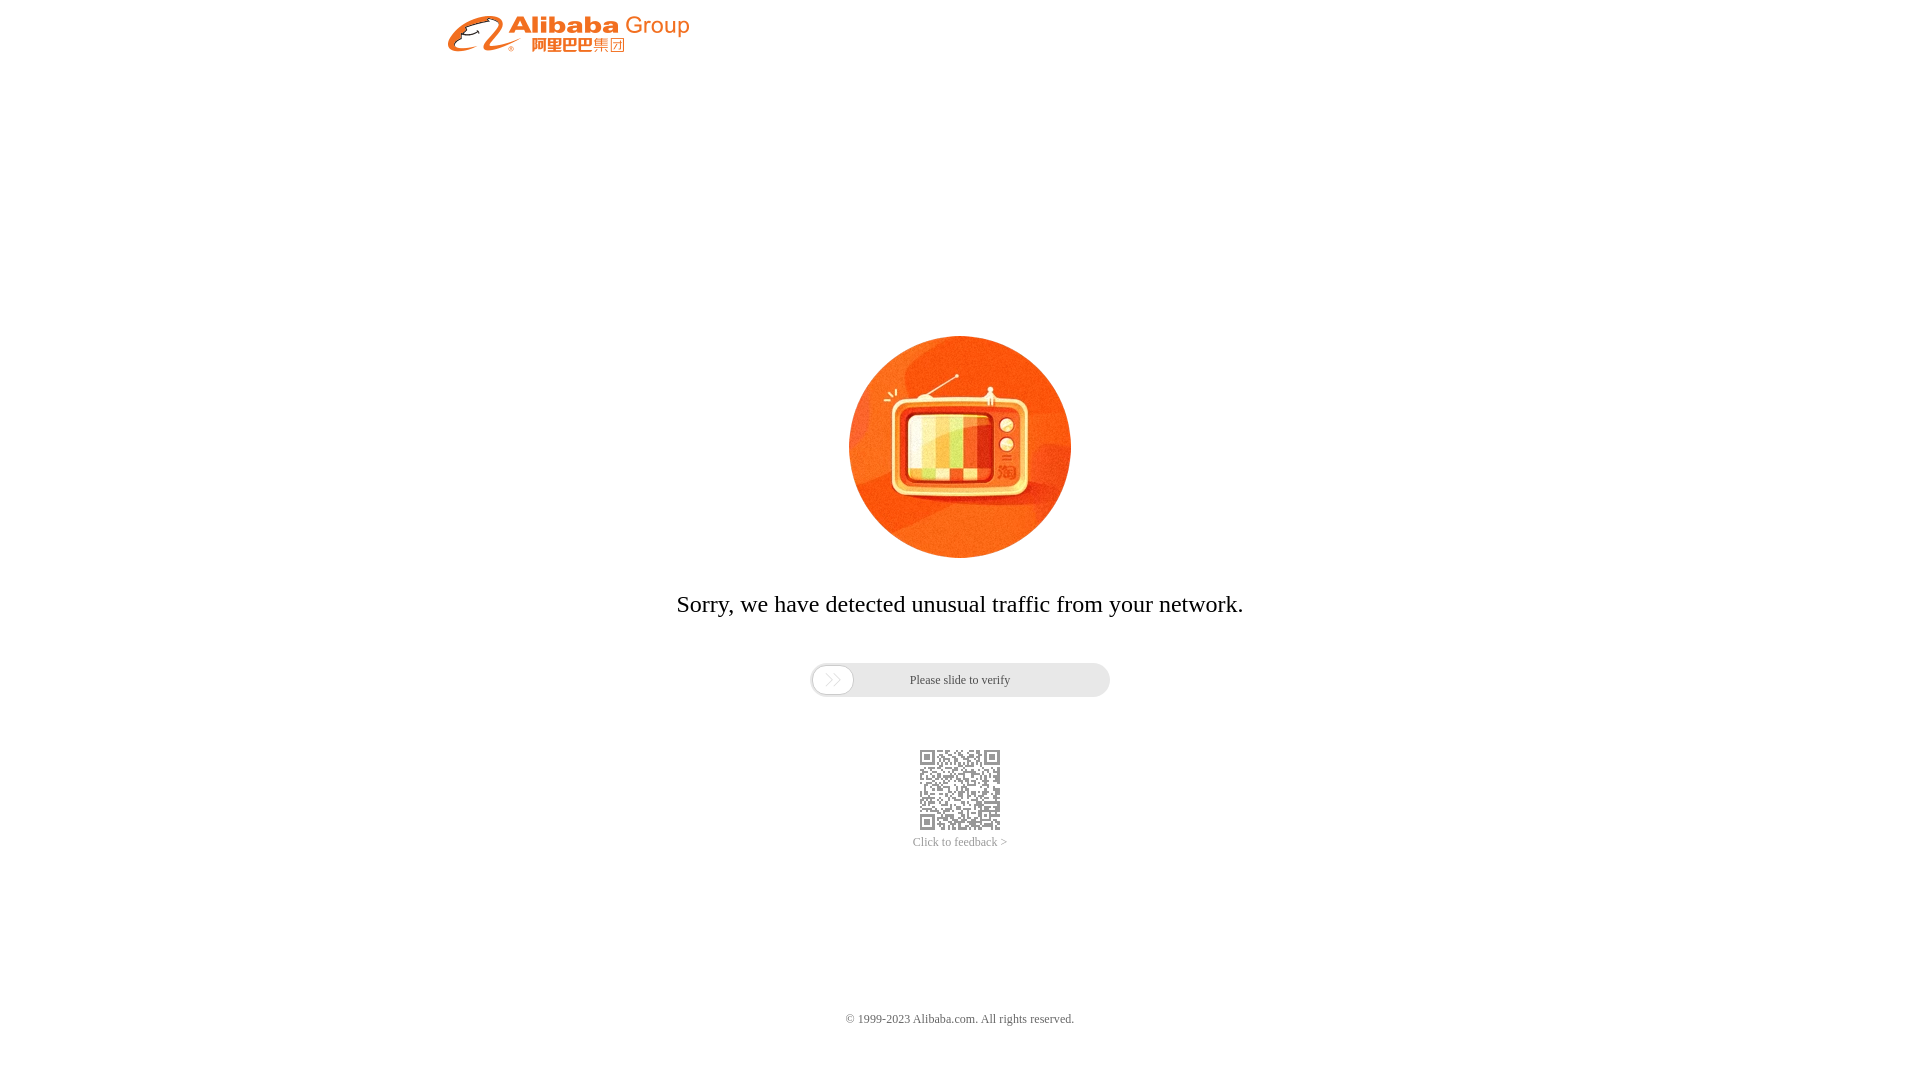 The image size is (1920, 1080). What do you see at coordinates (960, 842) in the screenshot?
I see `'Click to feedback >'` at bounding box center [960, 842].